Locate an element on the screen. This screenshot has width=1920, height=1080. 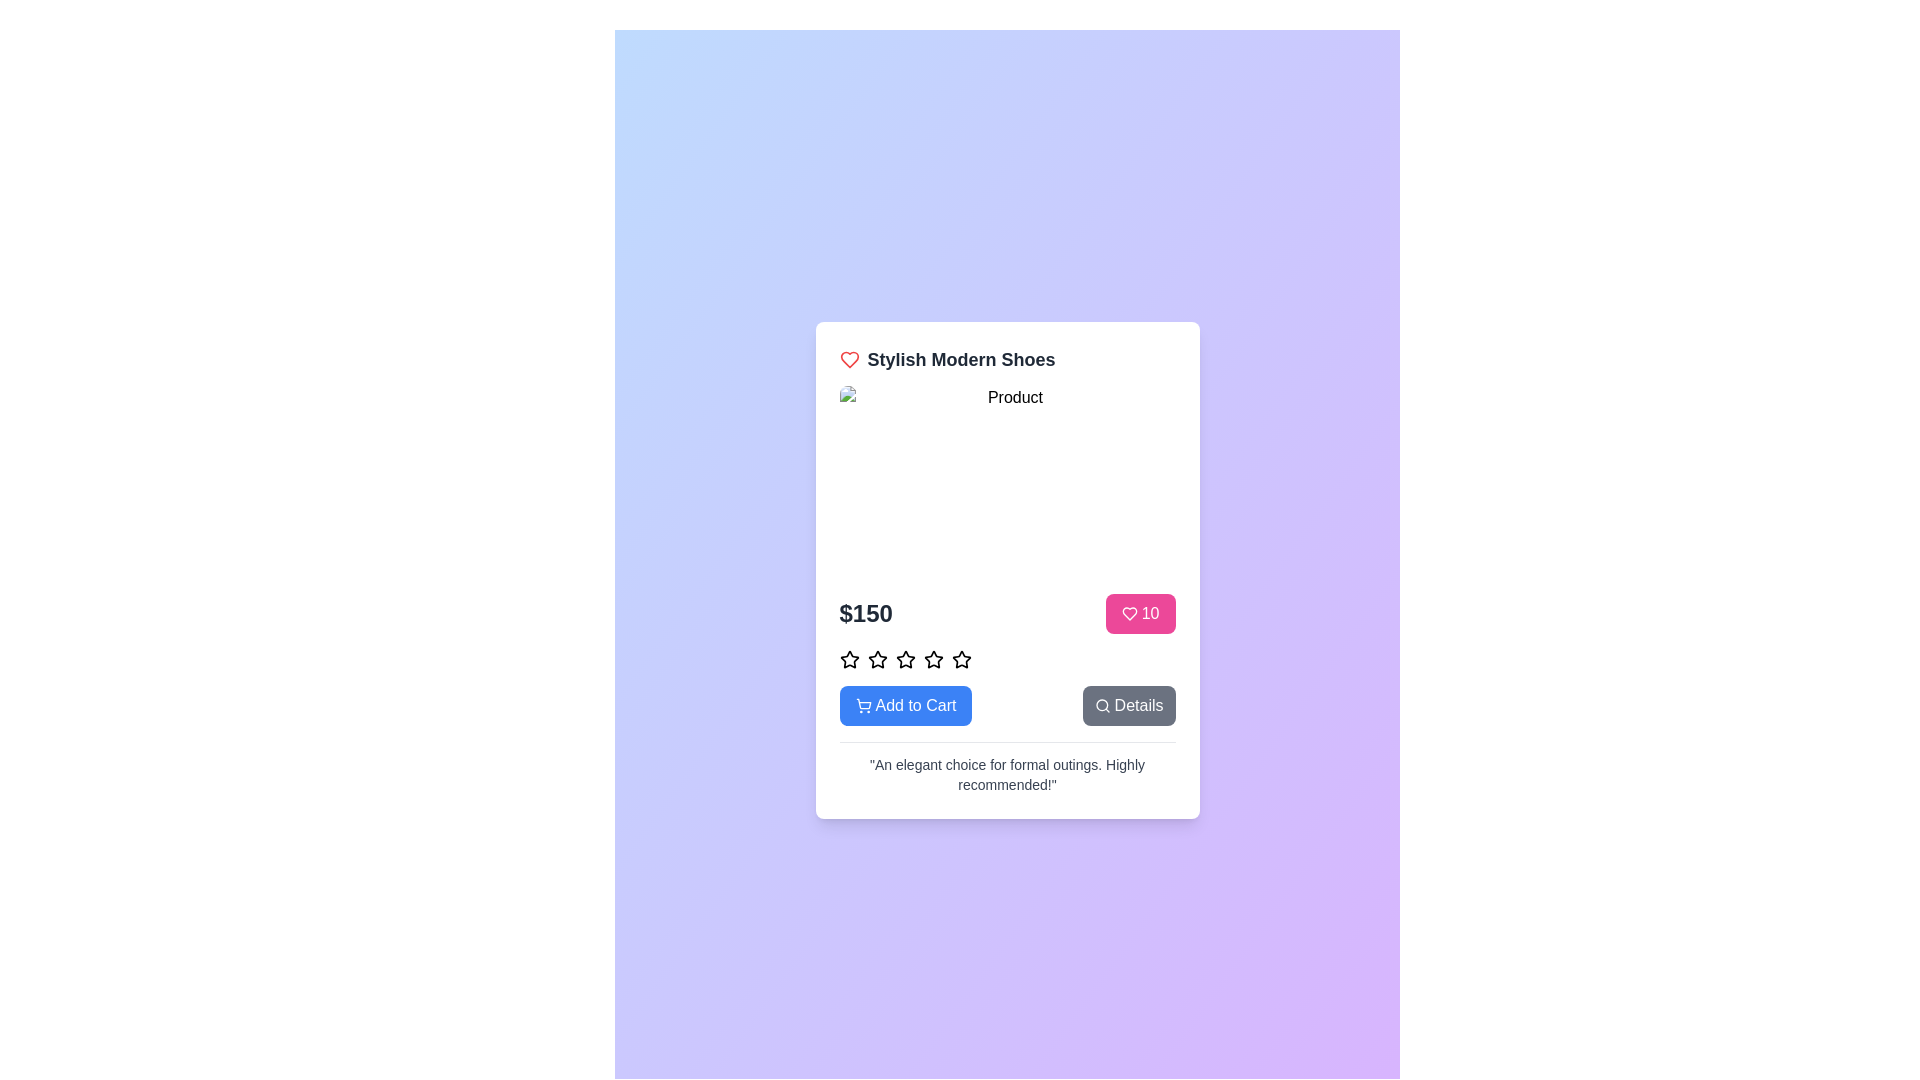
the outlined heart-shaped icon with a pink border, located on the left side of the pink button containing the number '10' is located at coordinates (1129, 612).